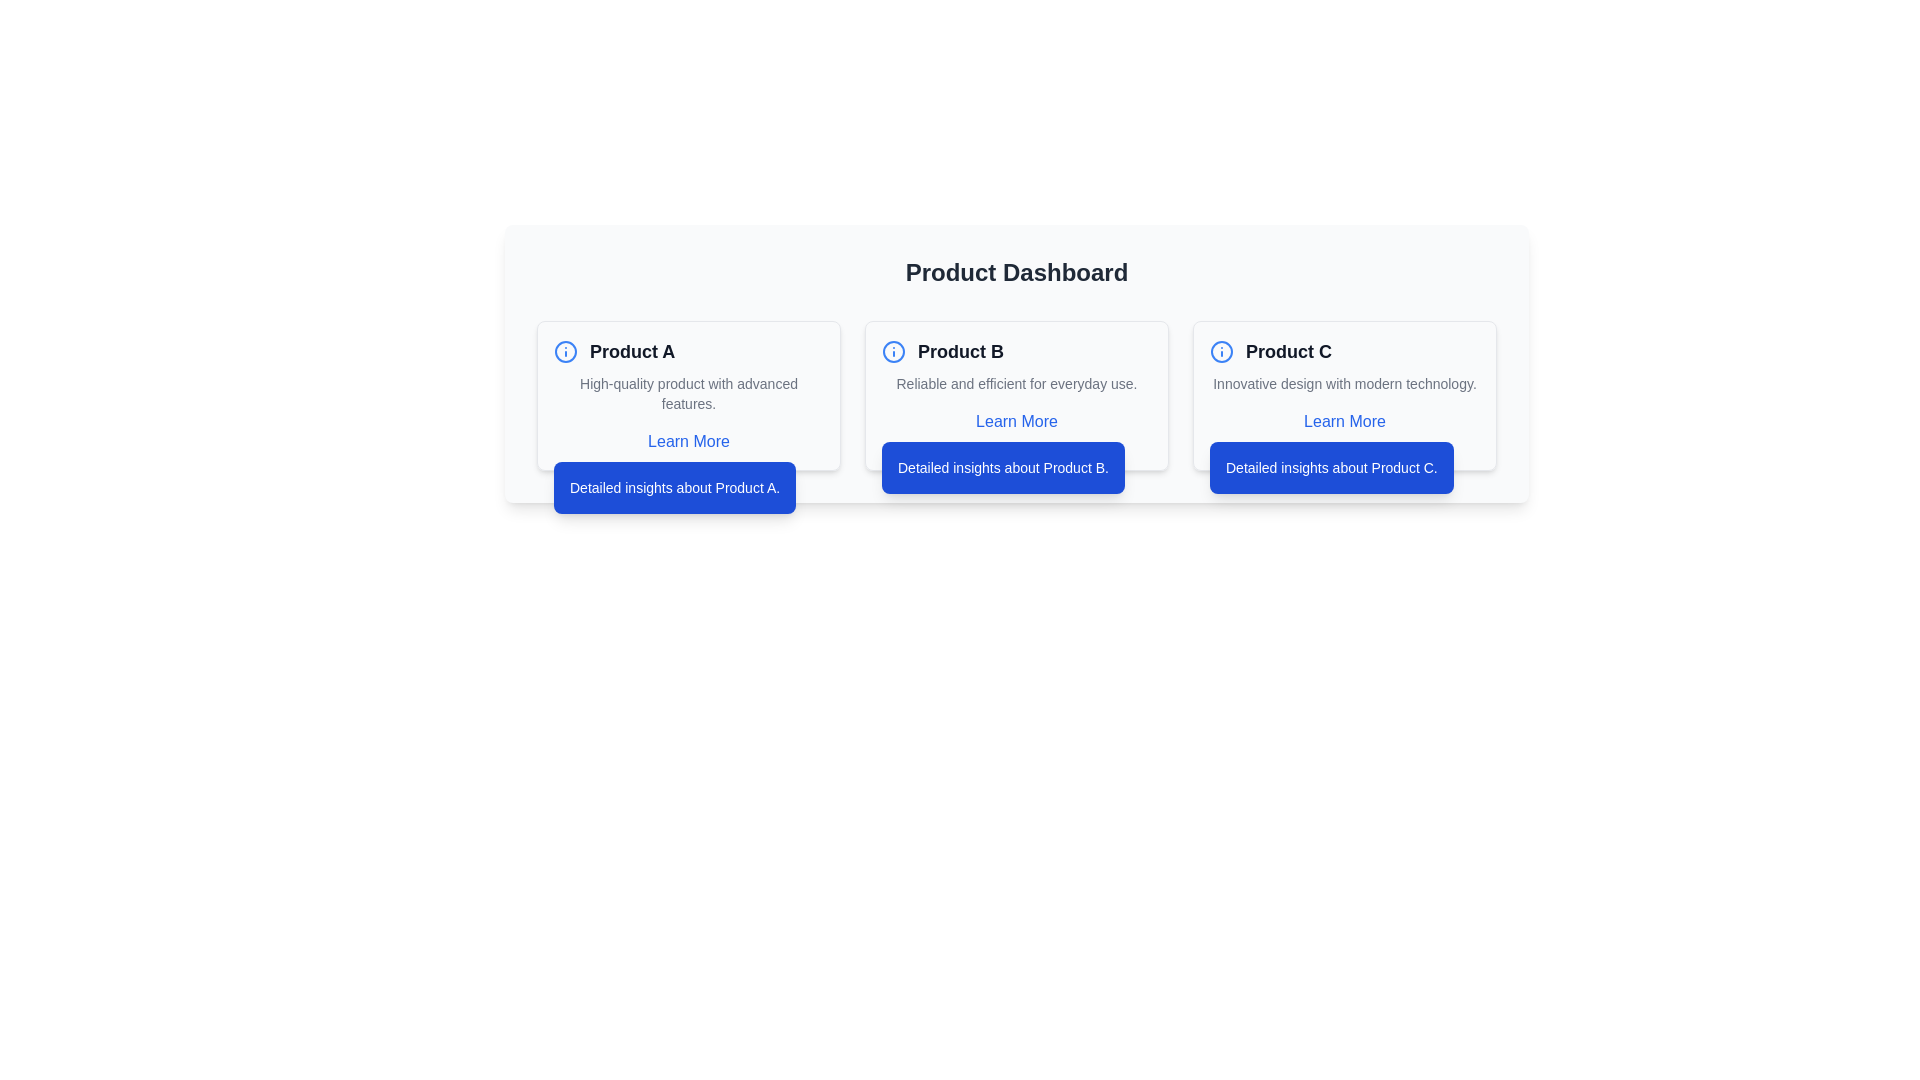 The image size is (1920, 1080). Describe the element at coordinates (892, 350) in the screenshot. I see `the information icon with a blue circular outline and a lowercase 'i' in the center, located in the header section of the card titled 'Product B'` at that location.